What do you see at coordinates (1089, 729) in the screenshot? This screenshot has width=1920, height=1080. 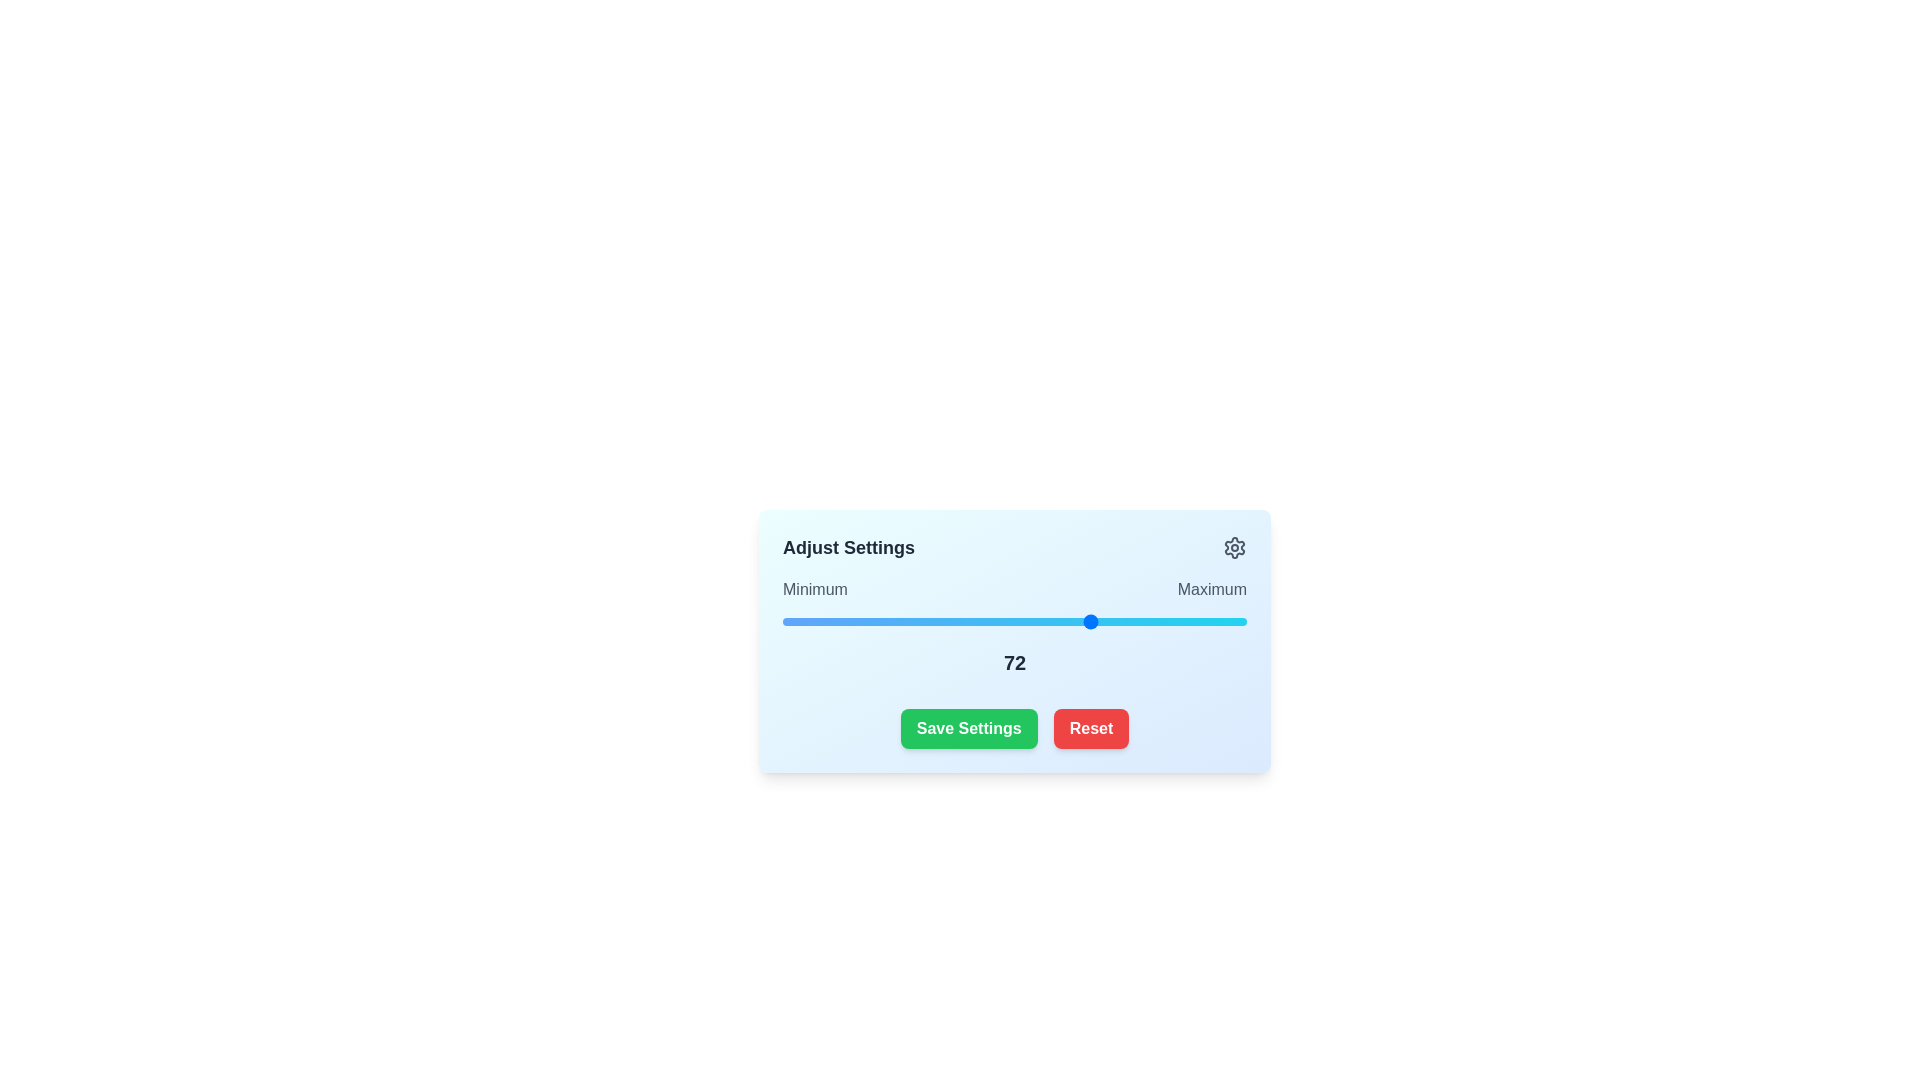 I see `the 'Reset' button to restore the default value` at bounding box center [1089, 729].